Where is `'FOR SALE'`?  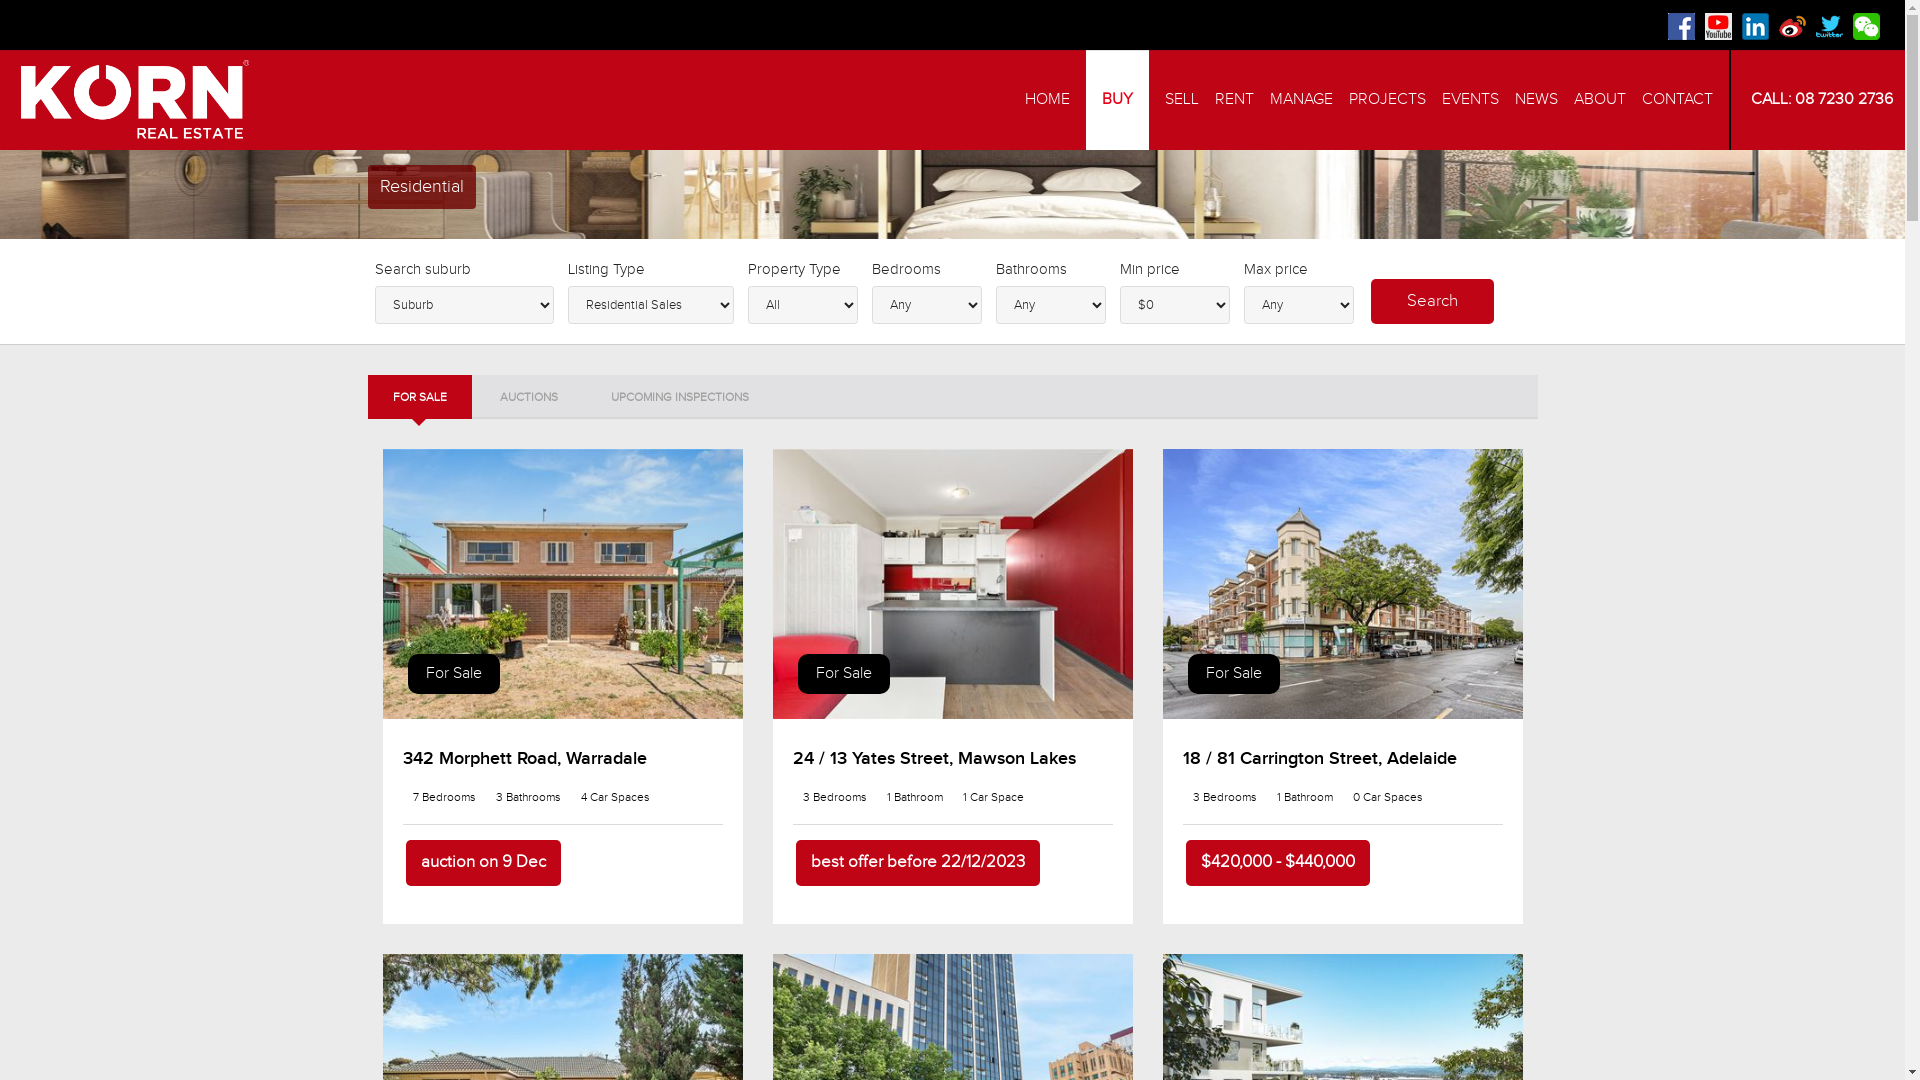
'FOR SALE' is located at coordinates (368, 397).